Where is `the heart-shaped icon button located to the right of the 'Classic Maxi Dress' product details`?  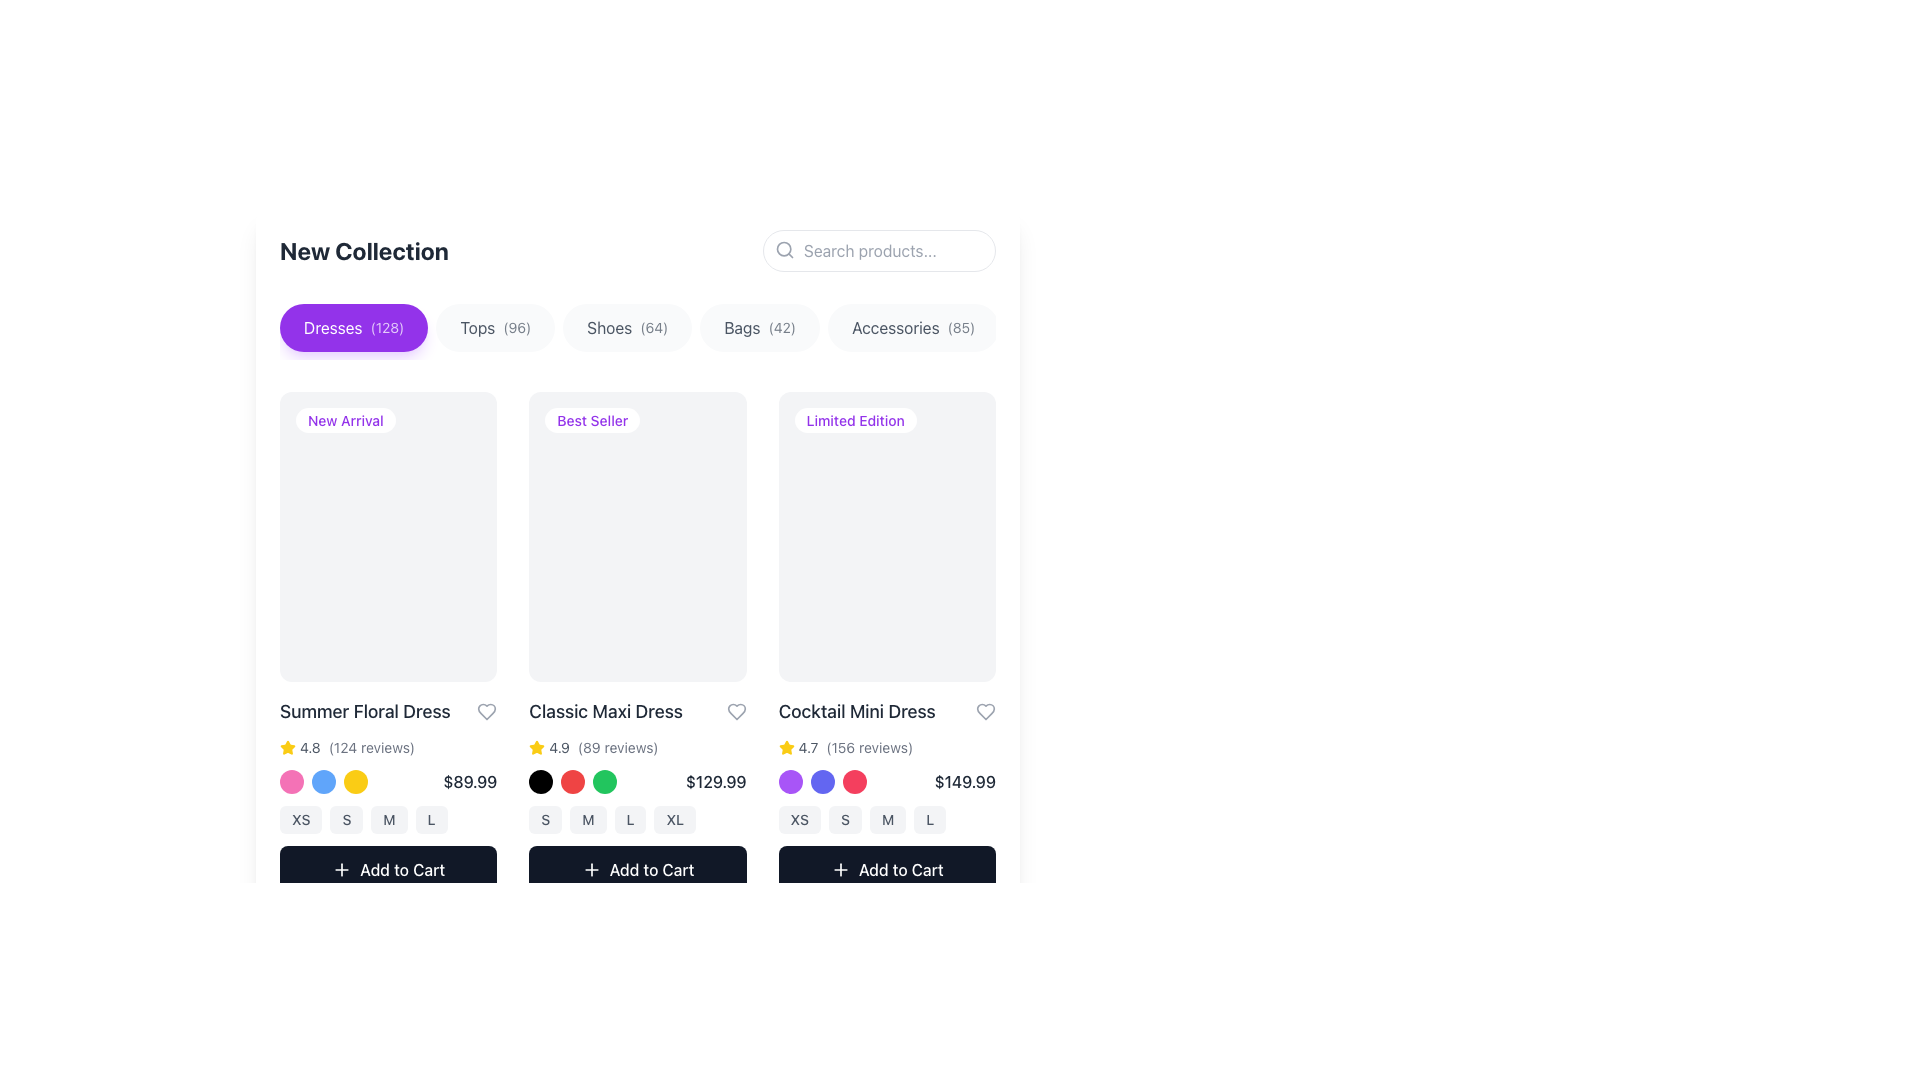 the heart-shaped icon button located to the right of the 'Classic Maxi Dress' product details is located at coordinates (735, 710).